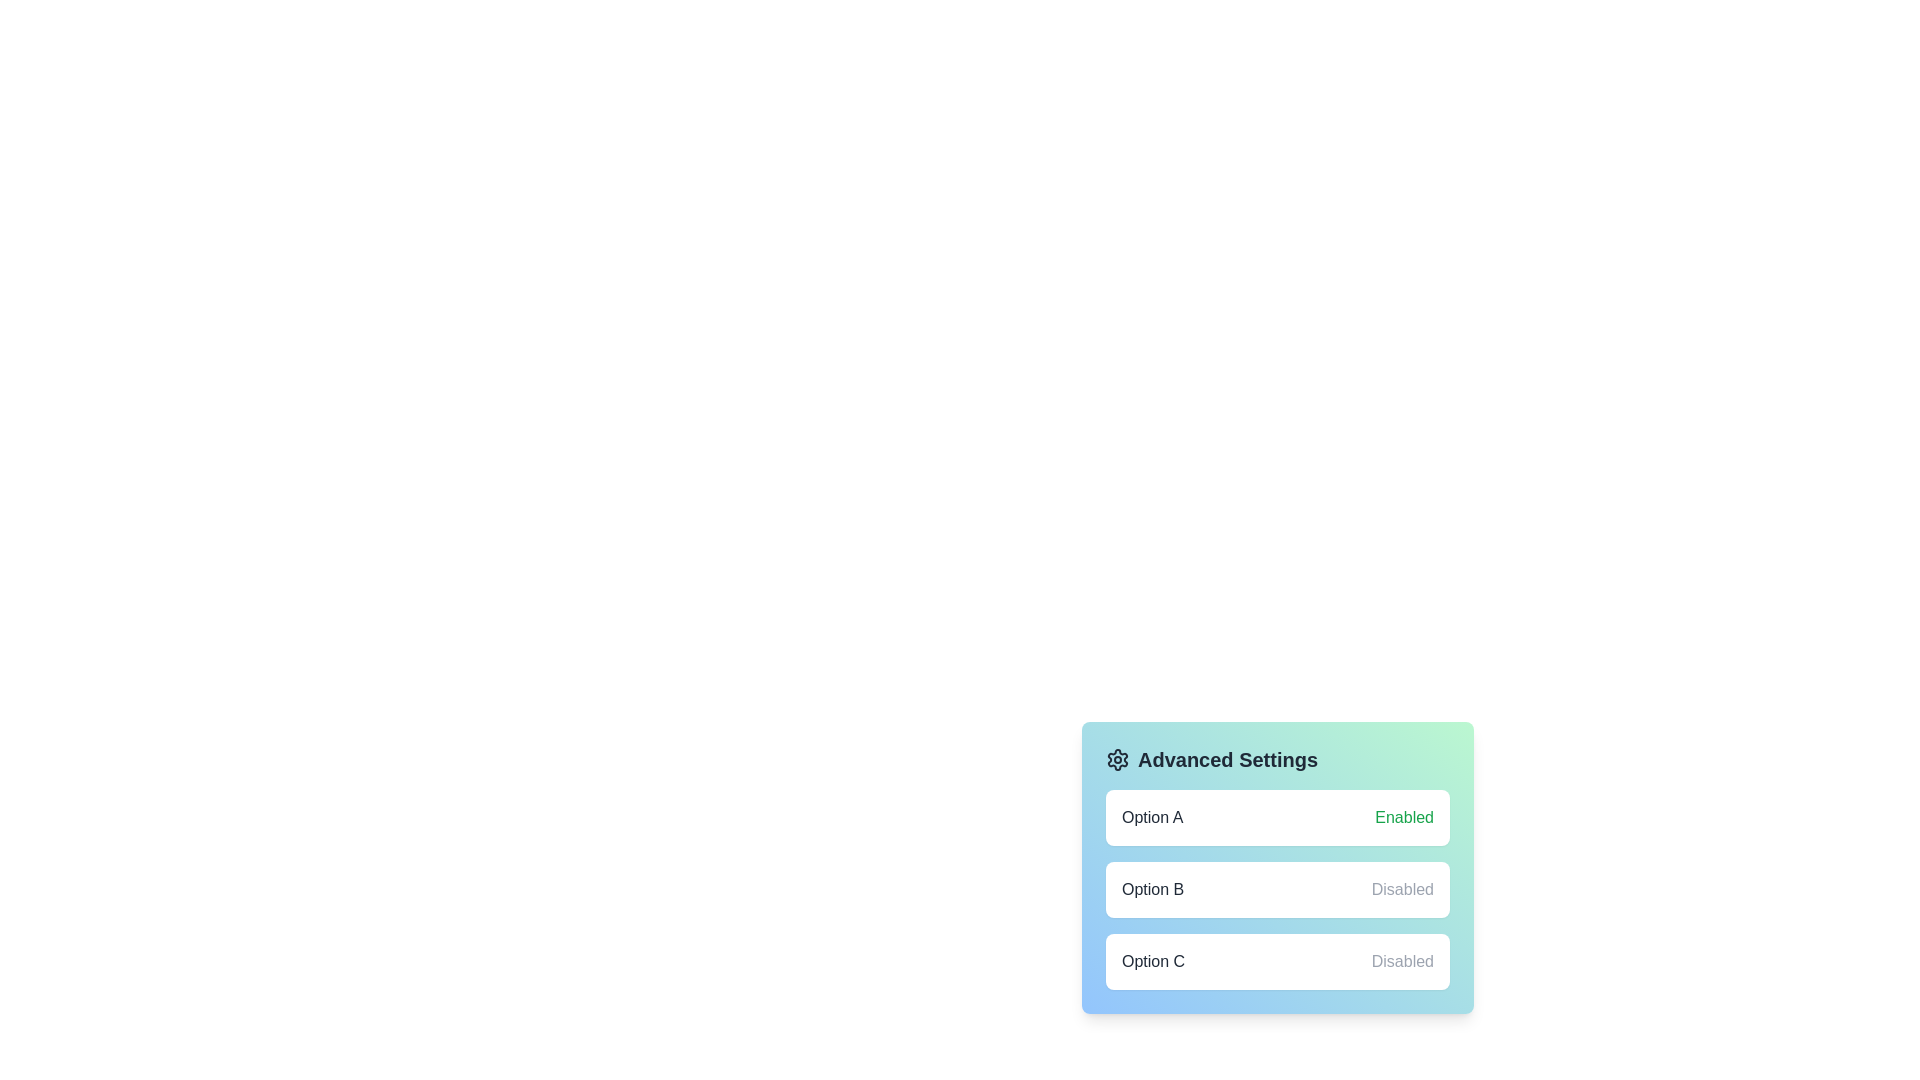 This screenshot has width=1920, height=1080. What do you see at coordinates (1117, 759) in the screenshot?
I see `the settings icon next to the title 'Advanced Settings'` at bounding box center [1117, 759].